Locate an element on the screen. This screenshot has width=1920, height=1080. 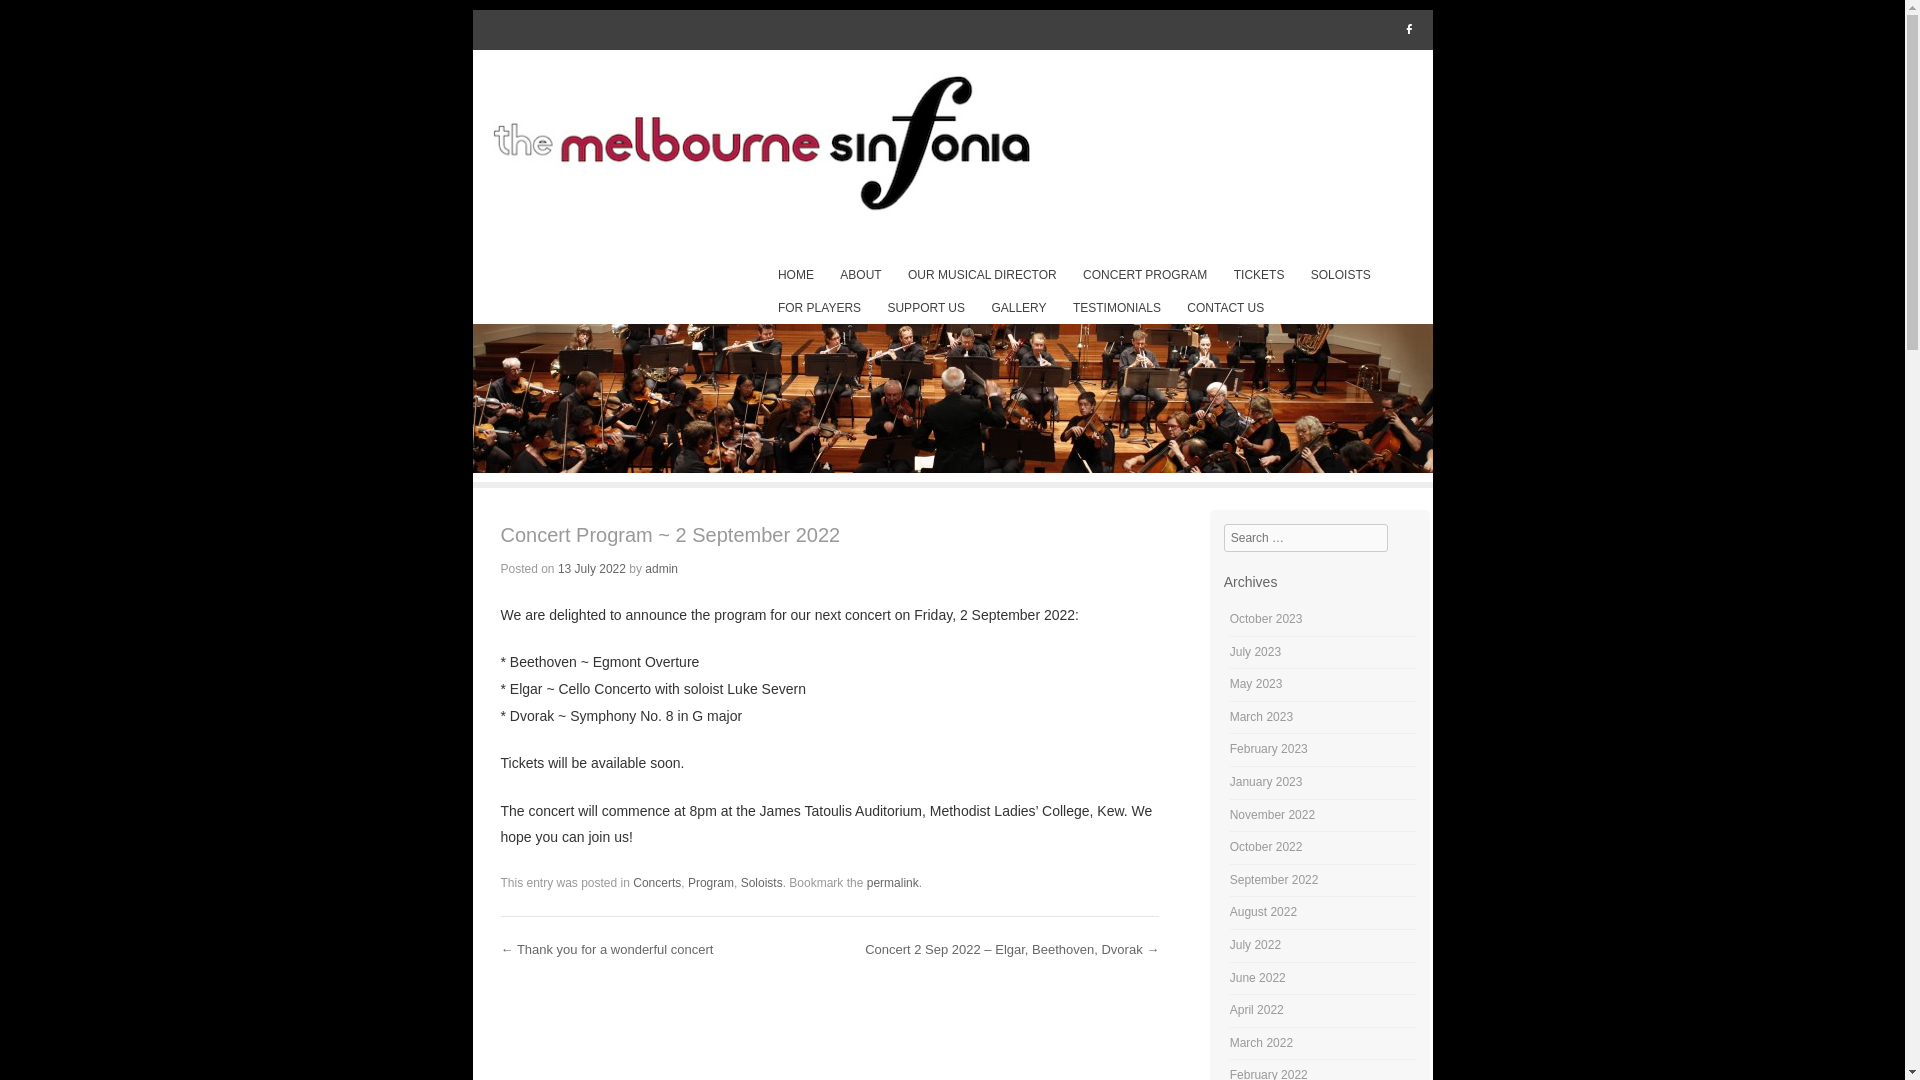
'January 2023' is located at coordinates (1265, 781).